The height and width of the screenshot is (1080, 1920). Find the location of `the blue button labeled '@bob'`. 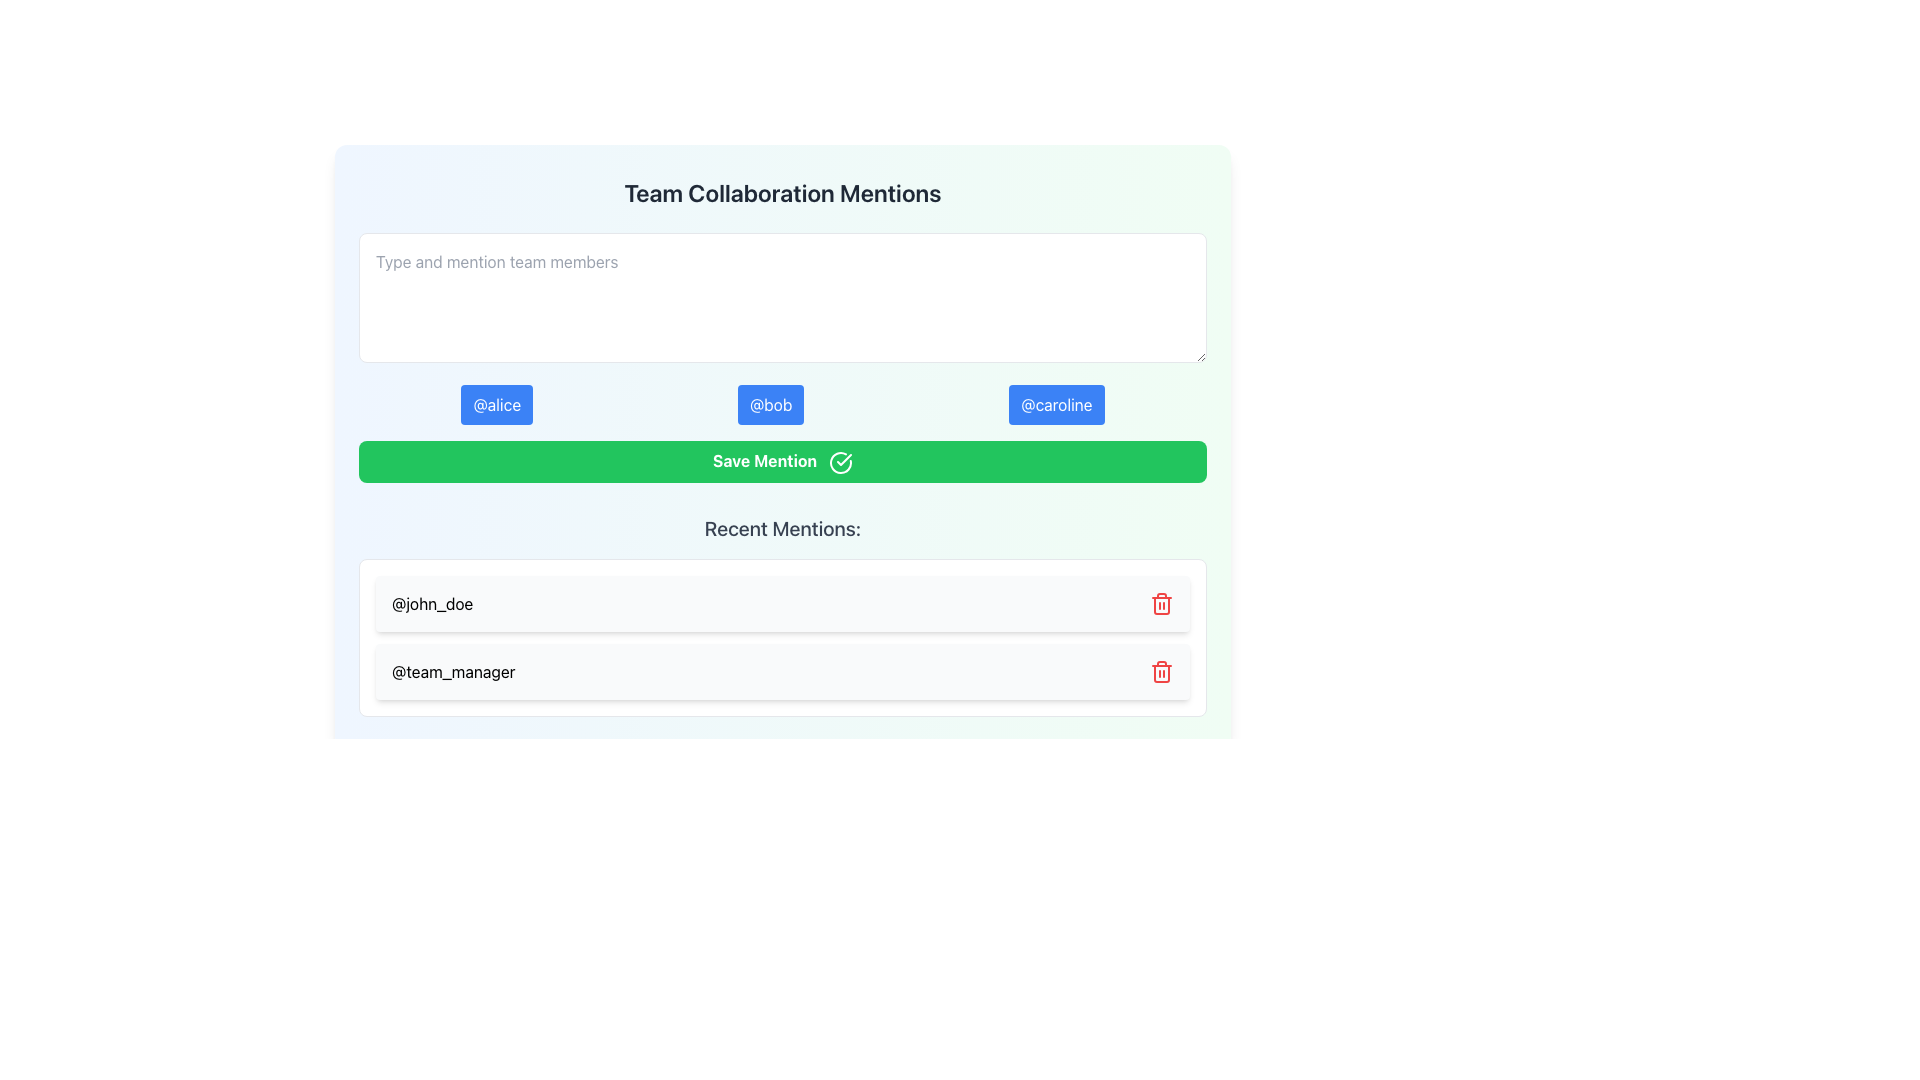

the blue button labeled '@bob' is located at coordinates (781, 405).